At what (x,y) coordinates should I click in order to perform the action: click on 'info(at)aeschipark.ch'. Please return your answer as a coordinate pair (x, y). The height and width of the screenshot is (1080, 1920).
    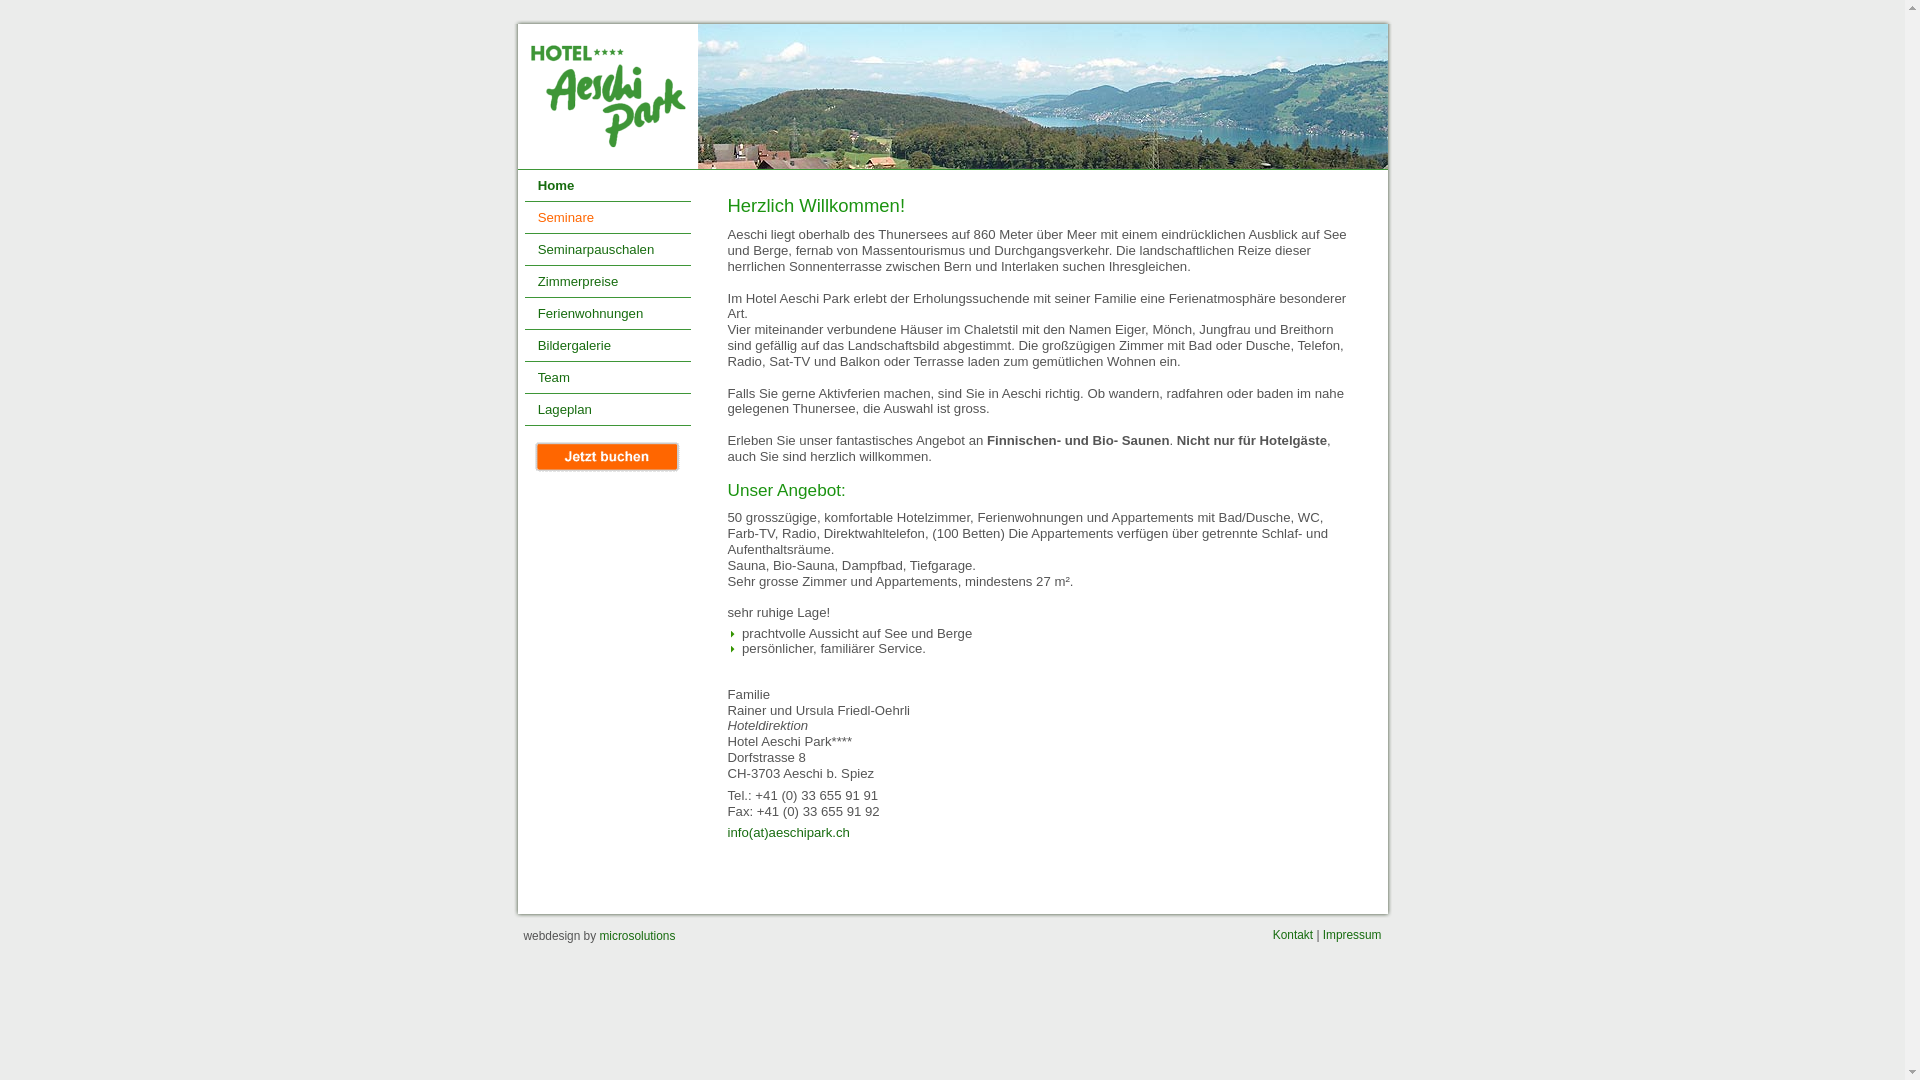
    Looking at the image, I should click on (787, 832).